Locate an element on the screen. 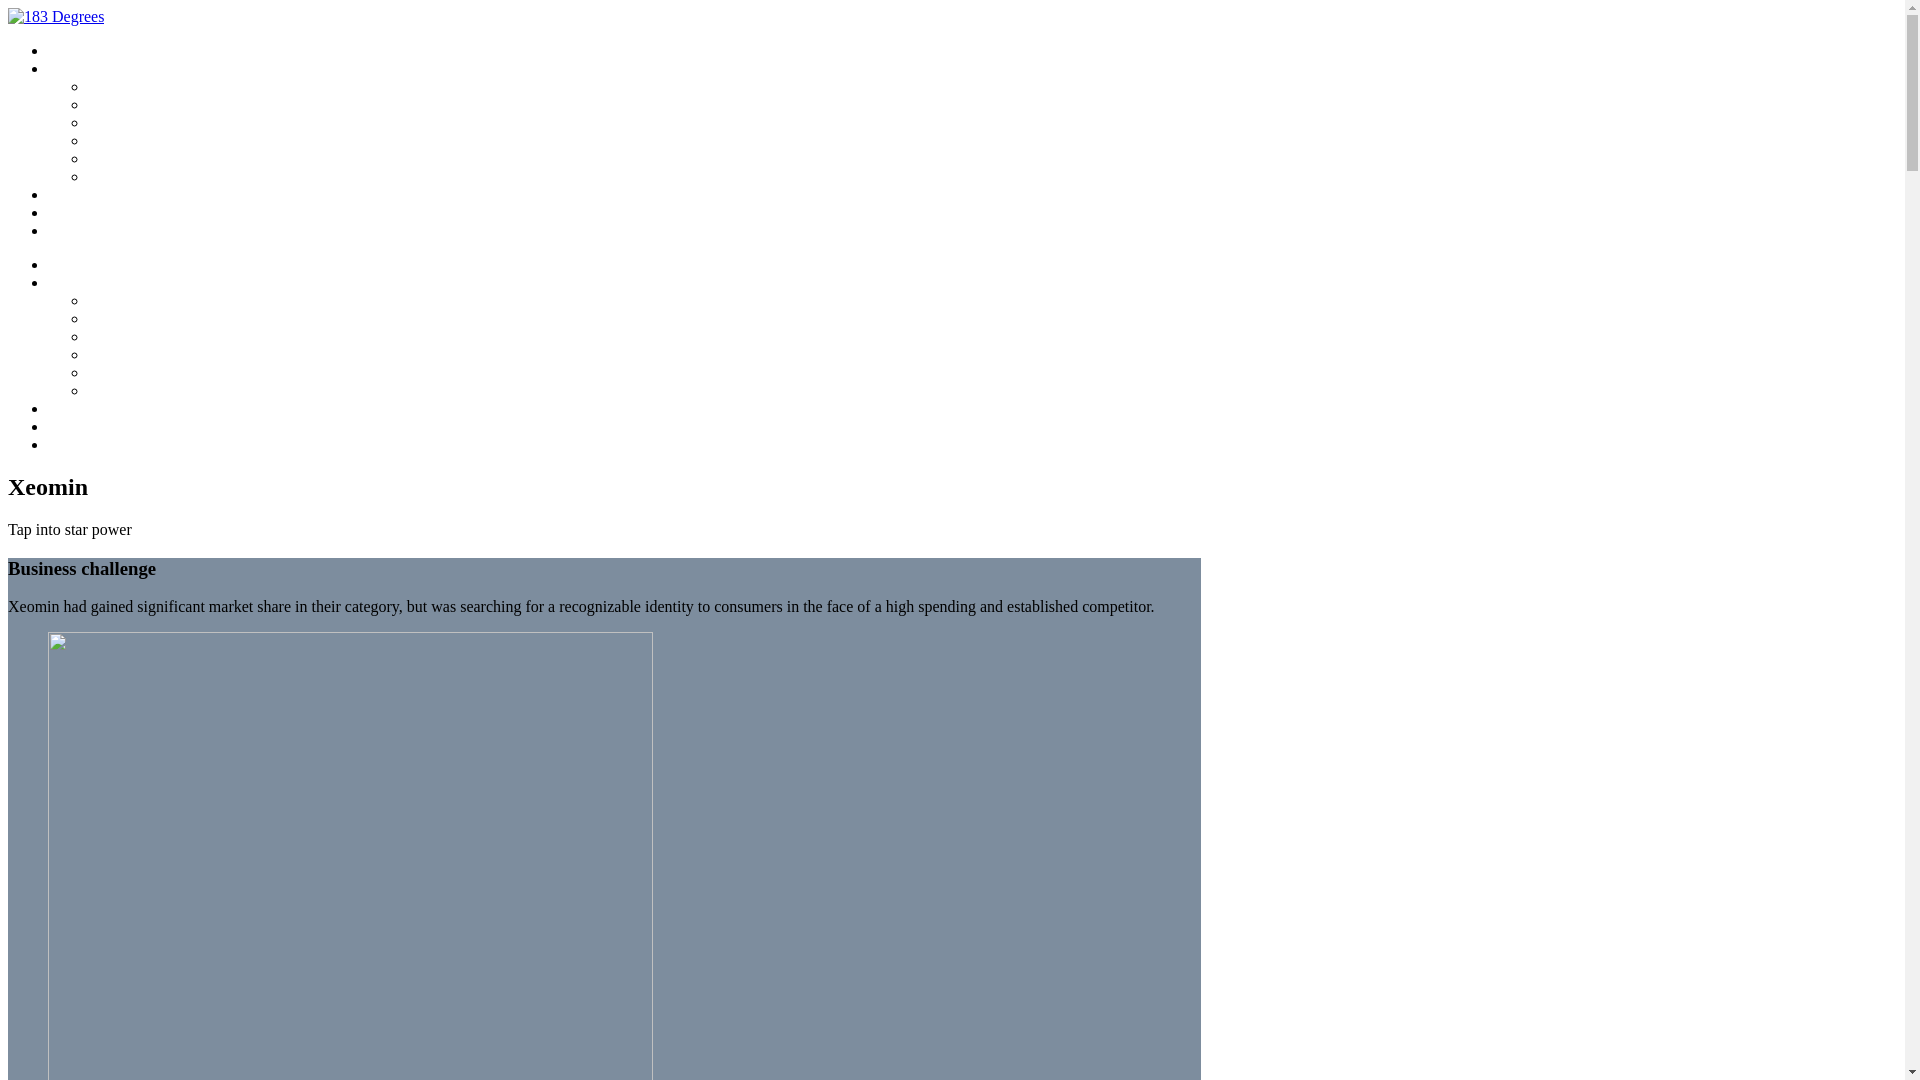 This screenshot has width=1920, height=1080. 'Hill Physicians' is located at coordinates (86, 104).